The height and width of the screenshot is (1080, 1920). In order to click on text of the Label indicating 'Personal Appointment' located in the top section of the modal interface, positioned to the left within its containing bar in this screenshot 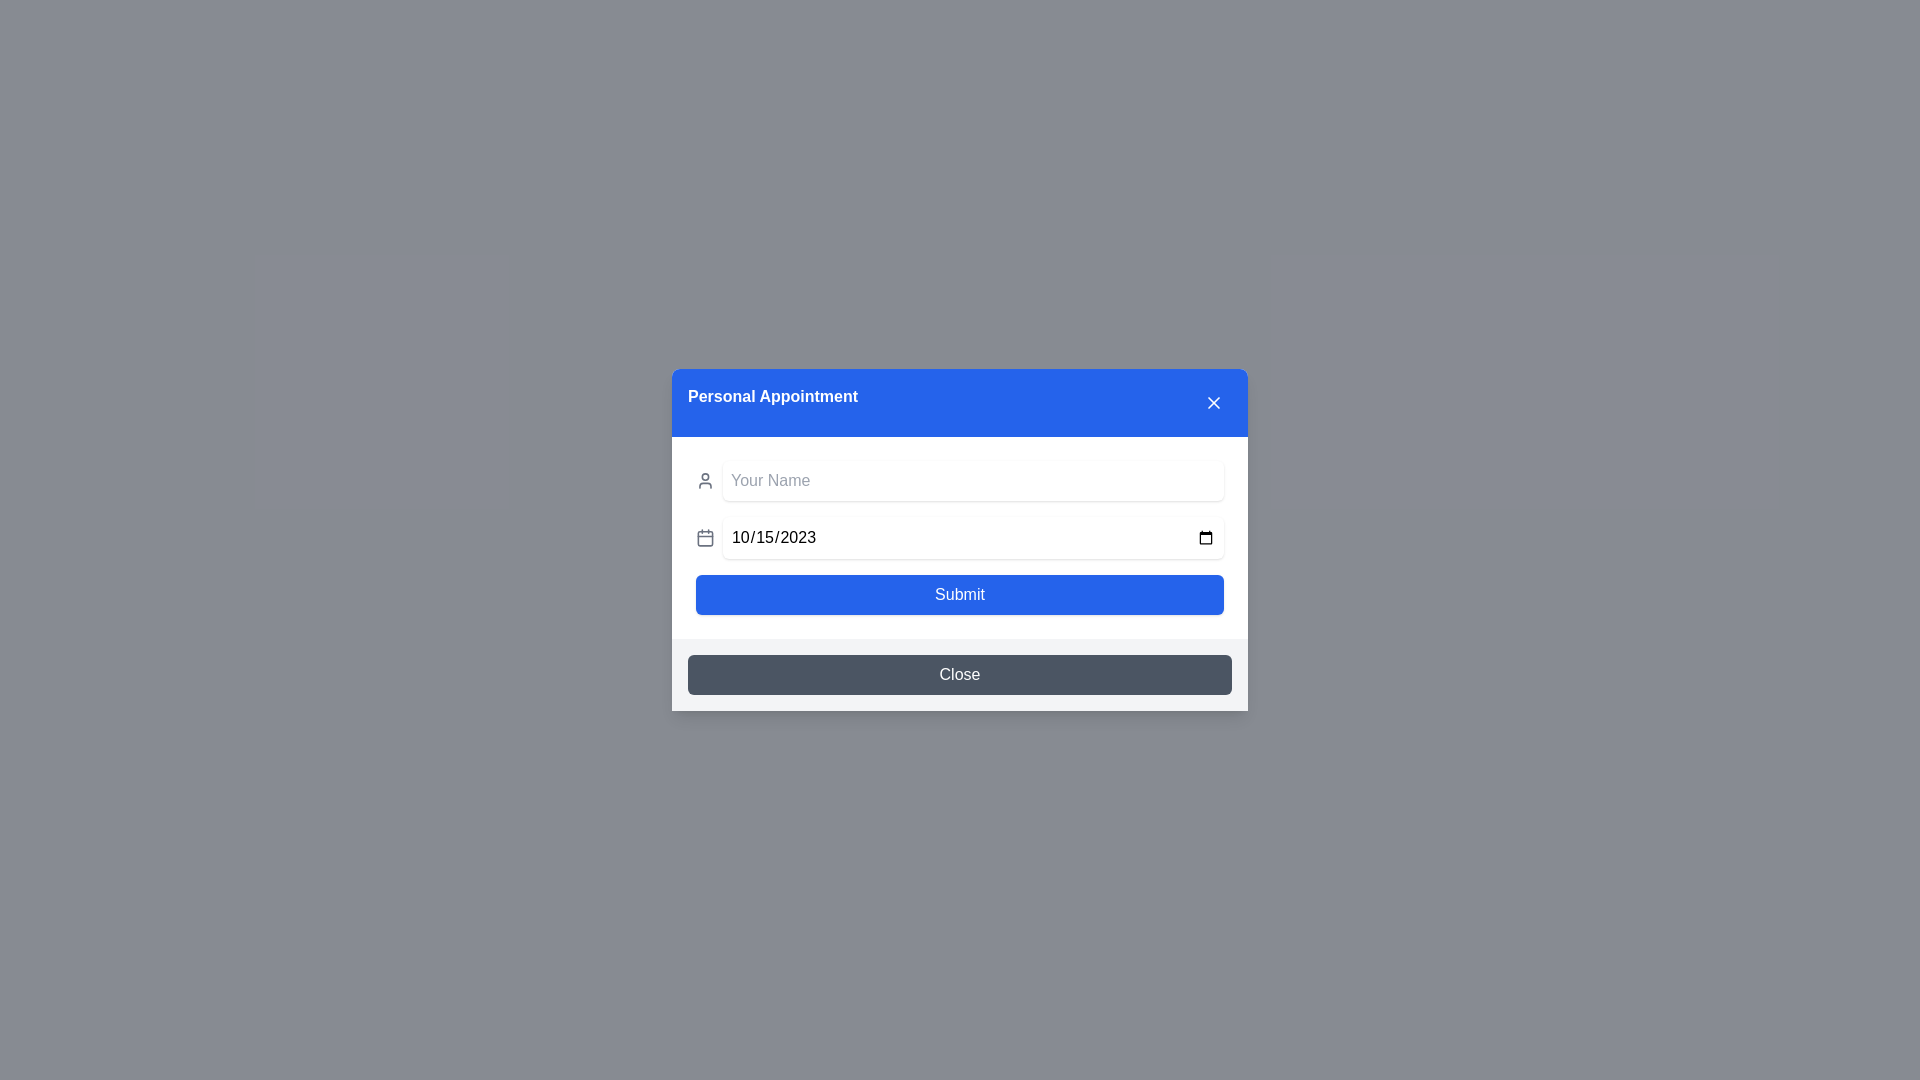, I will do `click(771, 402)`.